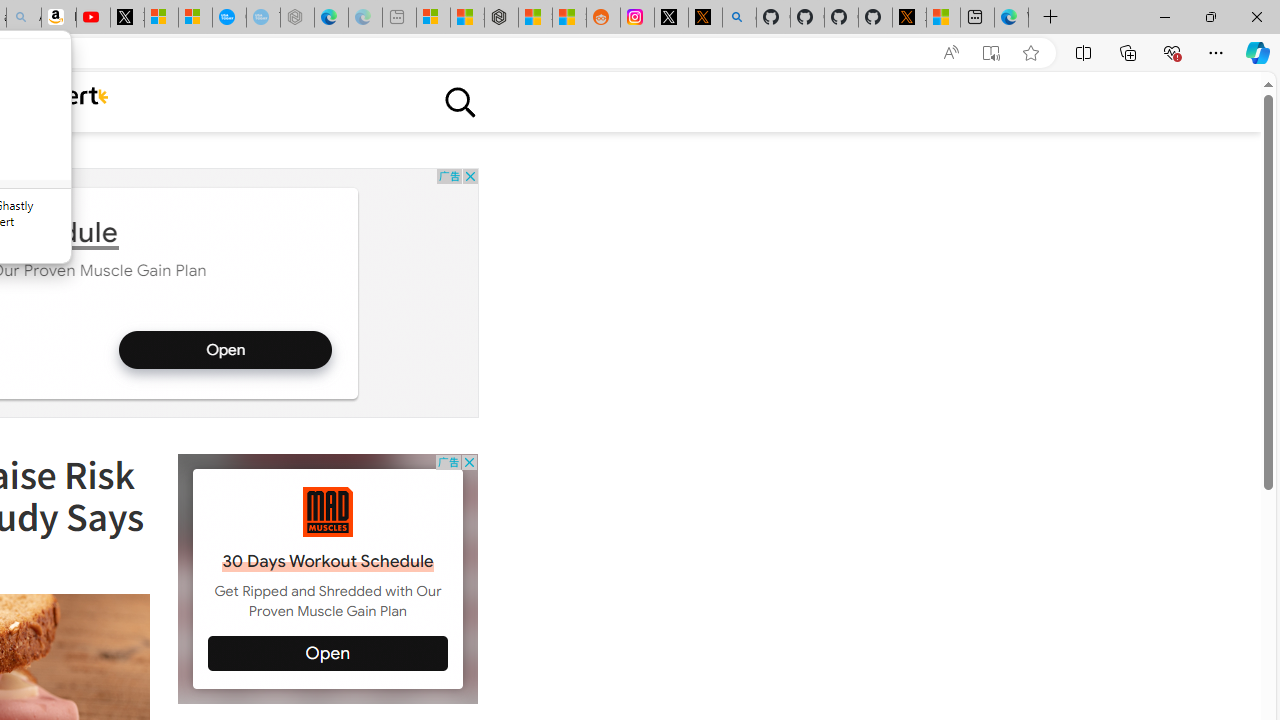 The width and height of the screenshot is (1280, 720). What do you see at coordinates (501, 17) in the screenshot?
I see `'Nordace - Duffels'` at bounding box center [501, 17].